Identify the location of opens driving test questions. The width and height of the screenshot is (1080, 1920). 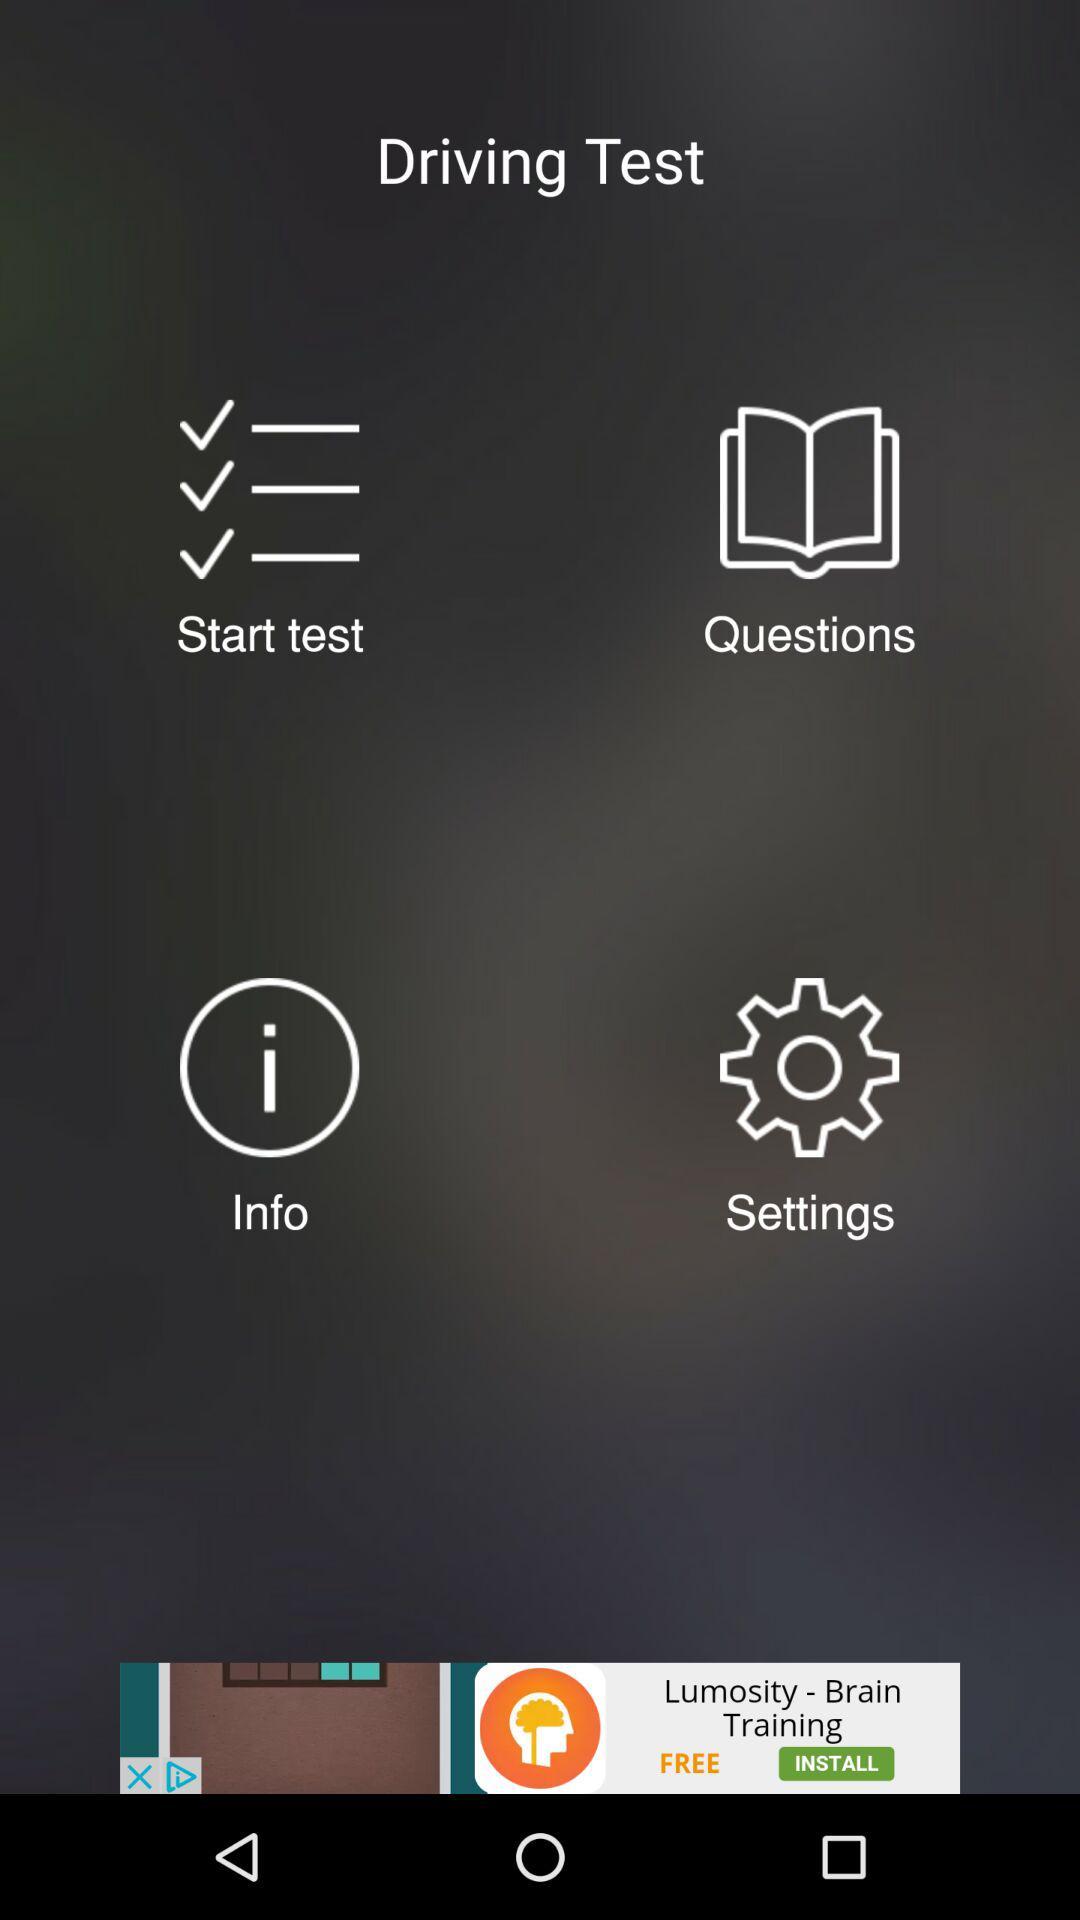
(808, 489).